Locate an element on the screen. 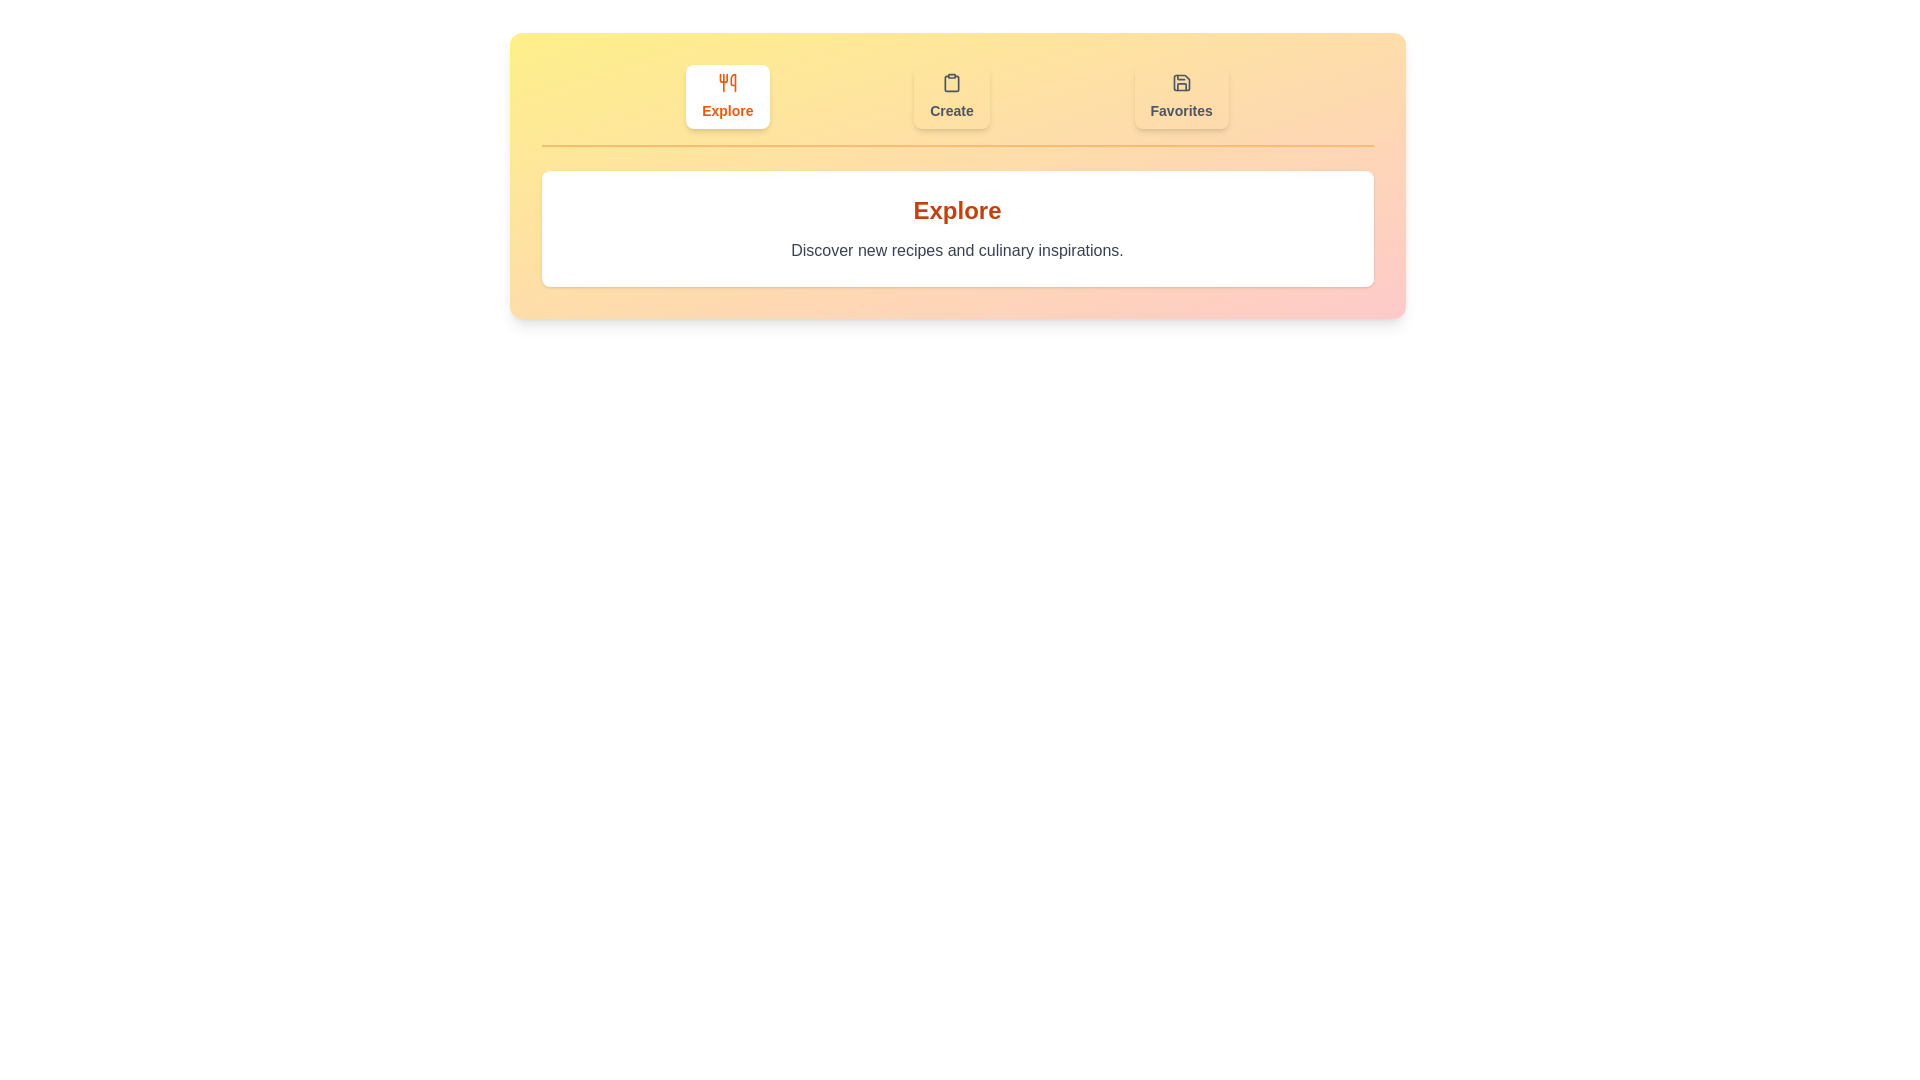  the tab icon corresponding to Favorites is located at coordinates (1181, 96).